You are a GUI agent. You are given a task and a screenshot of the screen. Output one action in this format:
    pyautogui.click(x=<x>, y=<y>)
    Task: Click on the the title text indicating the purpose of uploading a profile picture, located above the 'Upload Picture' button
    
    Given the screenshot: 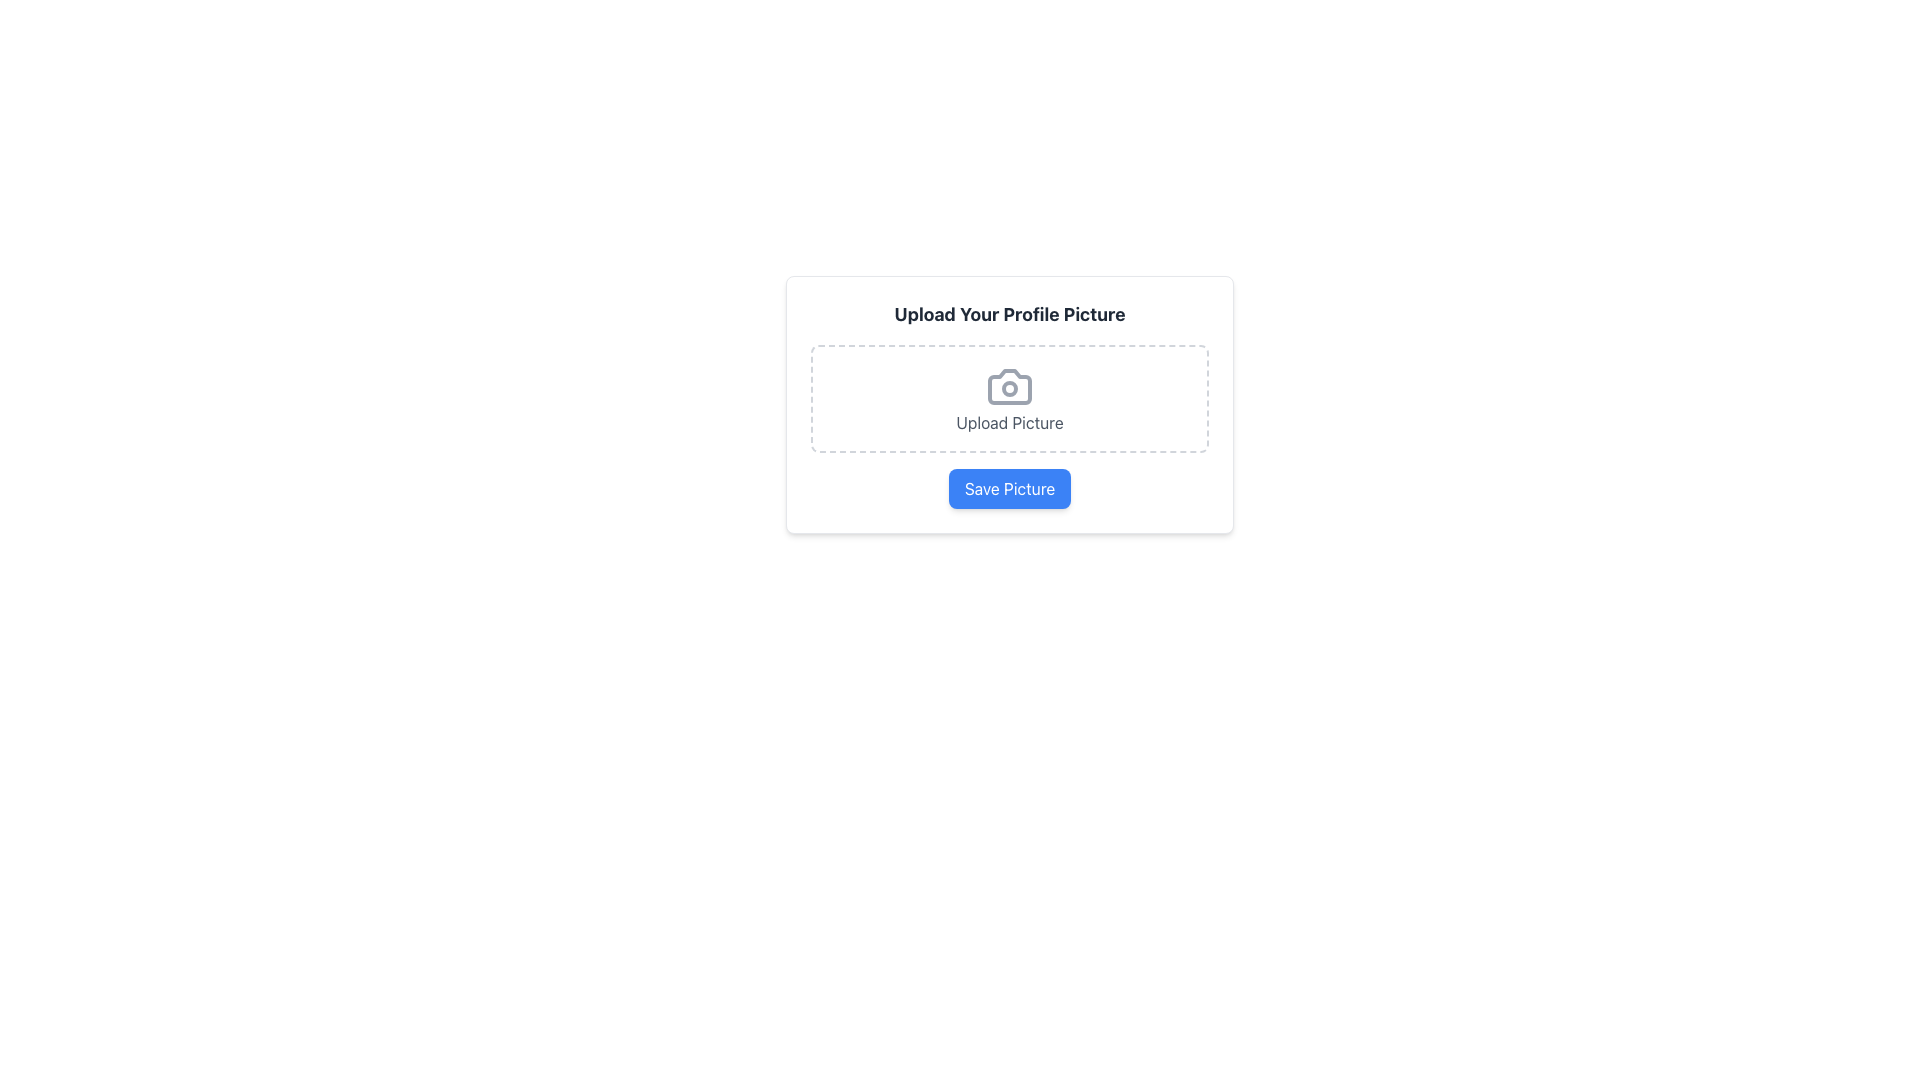 What is the action you would take?
    pyautogui.click(x=1009, y=315)
    